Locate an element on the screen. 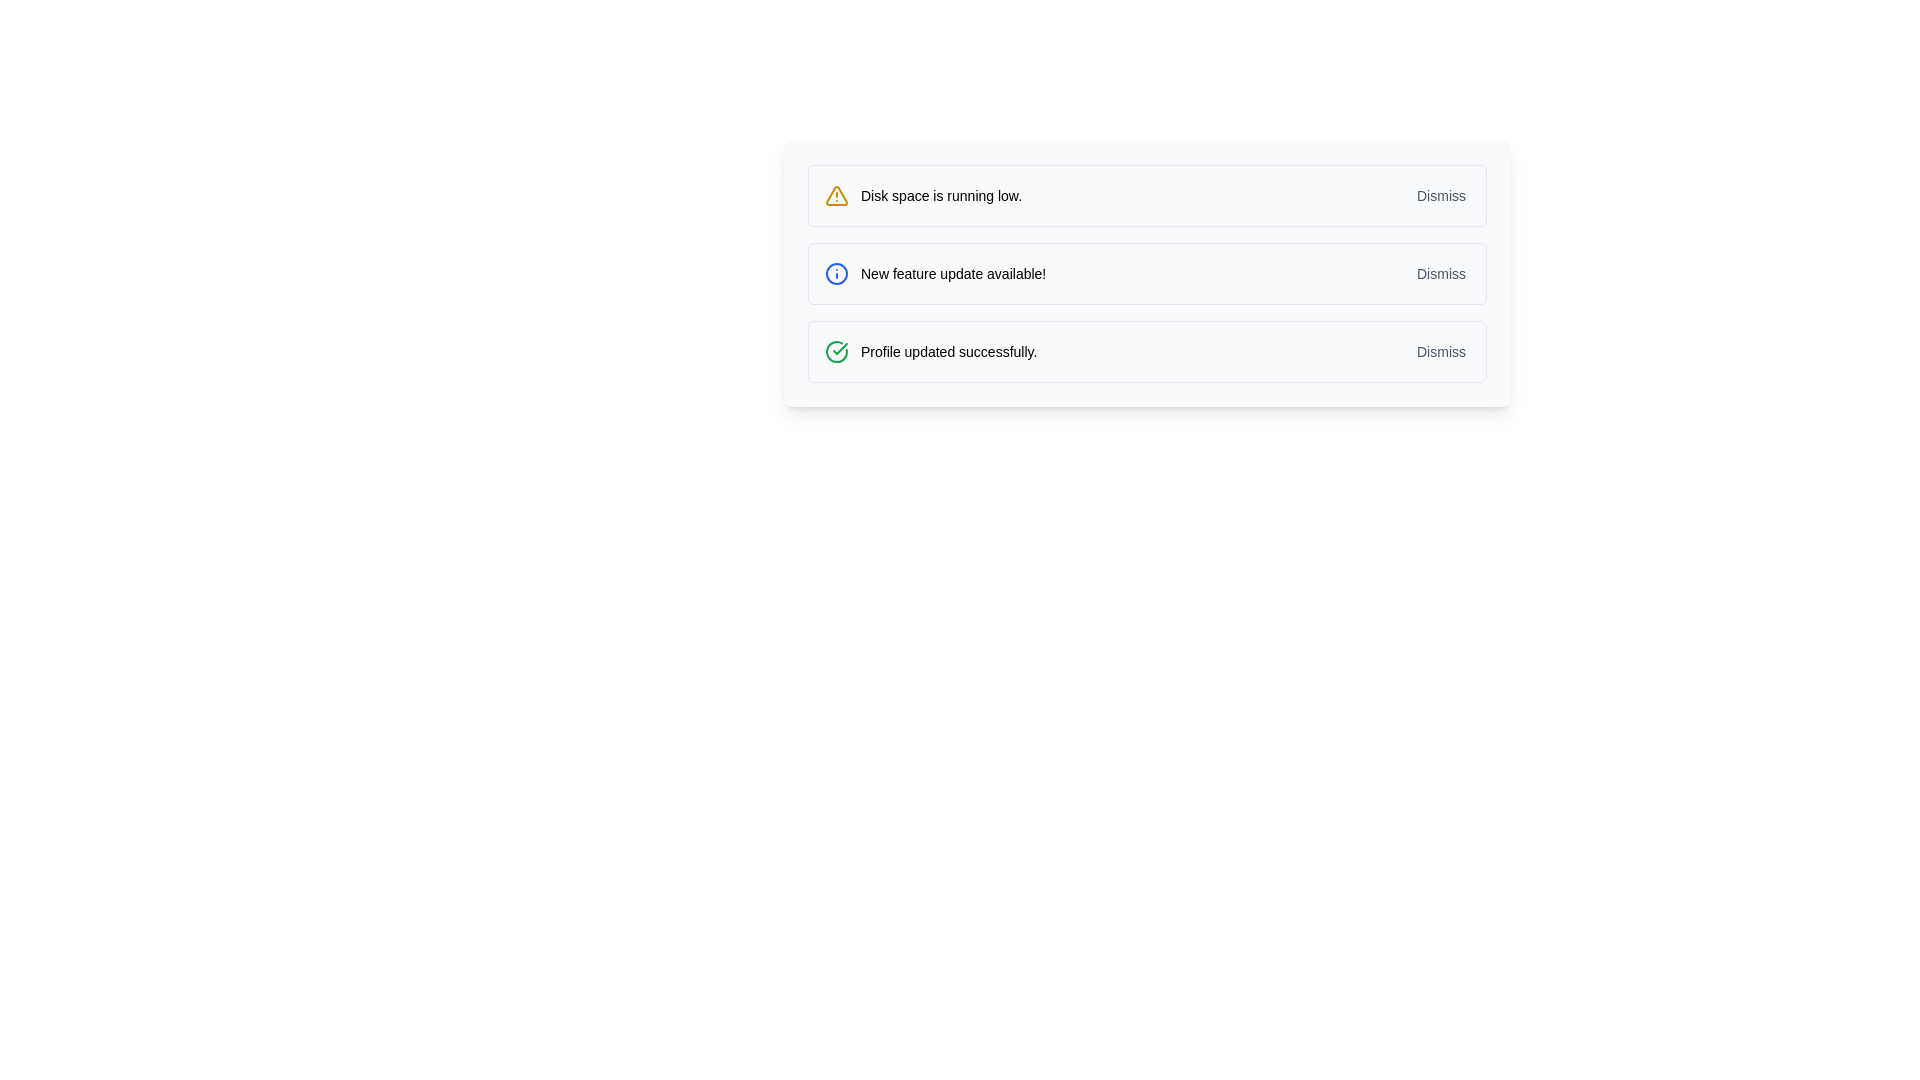  the 'Dismiss' button, which is the rightmost element in the notification area is located at coordinates (1441, 273).